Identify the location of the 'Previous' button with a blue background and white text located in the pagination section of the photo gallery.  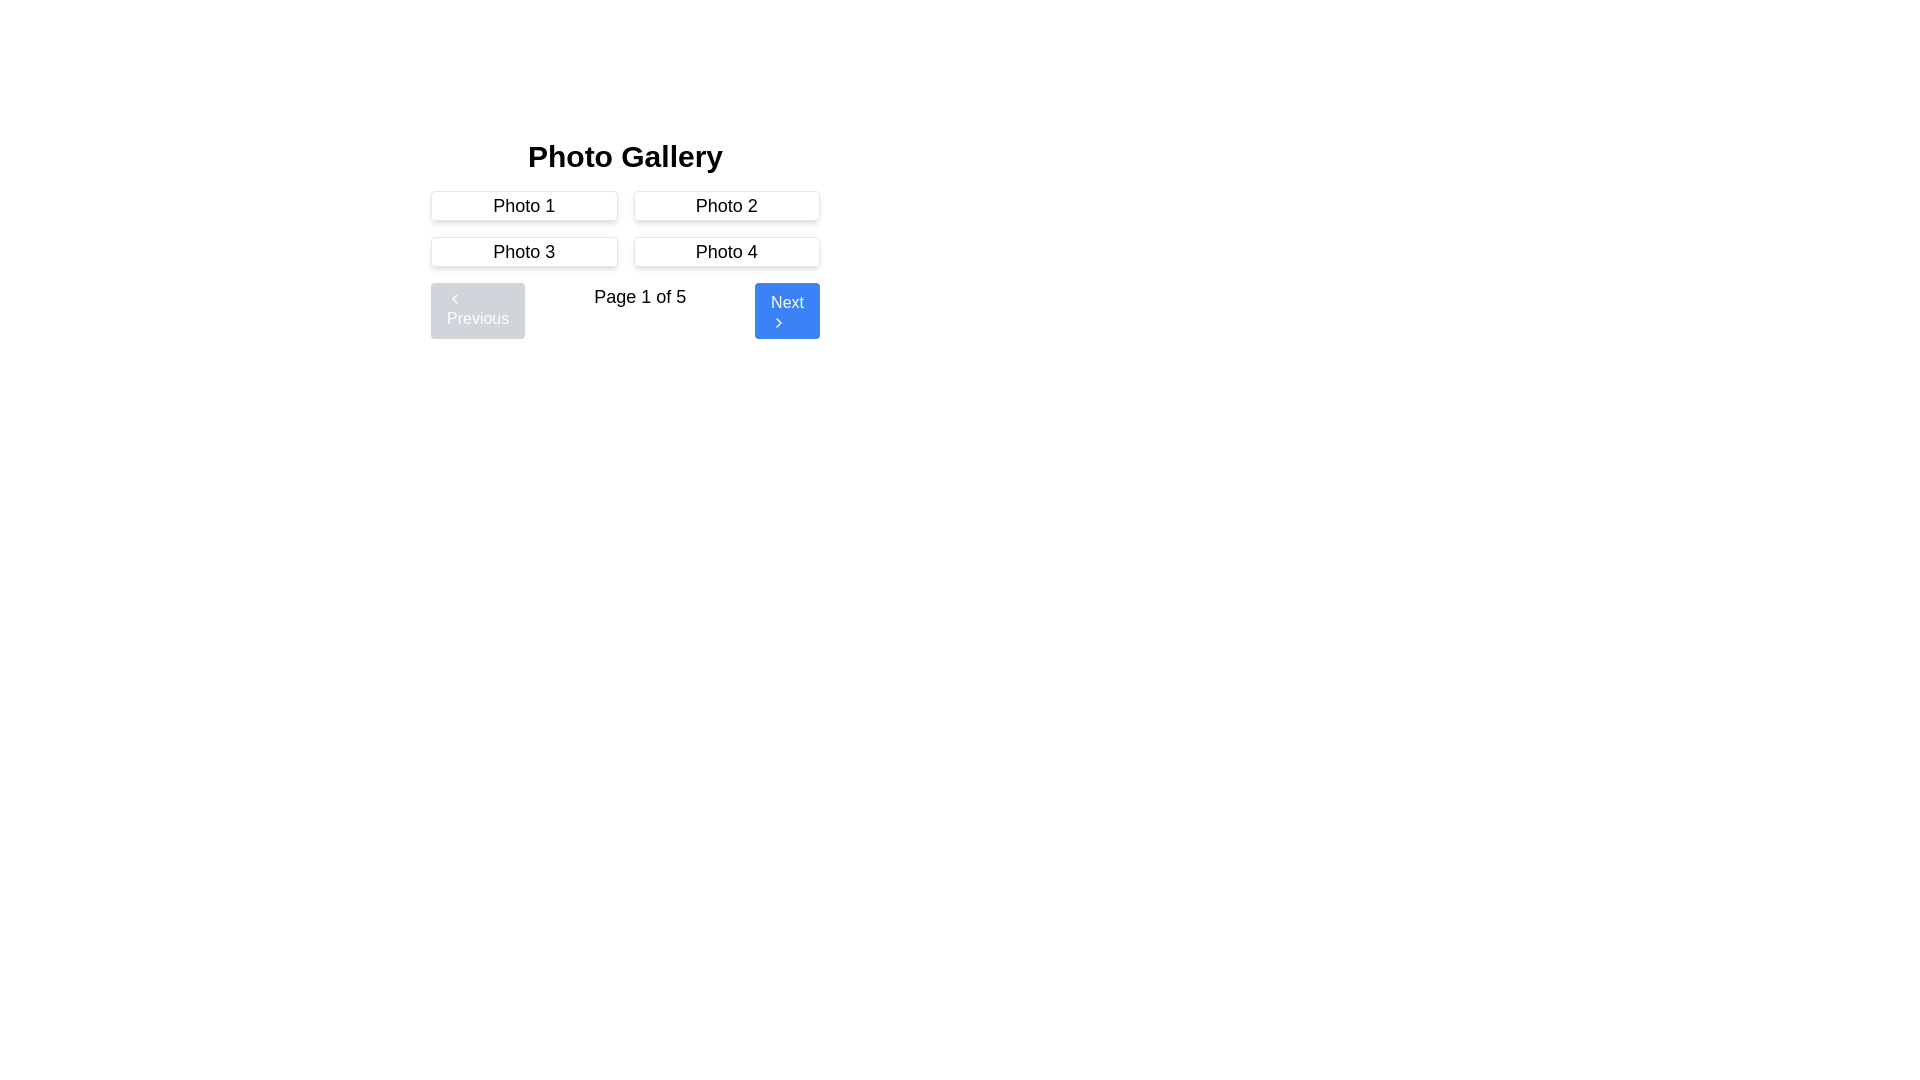
(477, 311).